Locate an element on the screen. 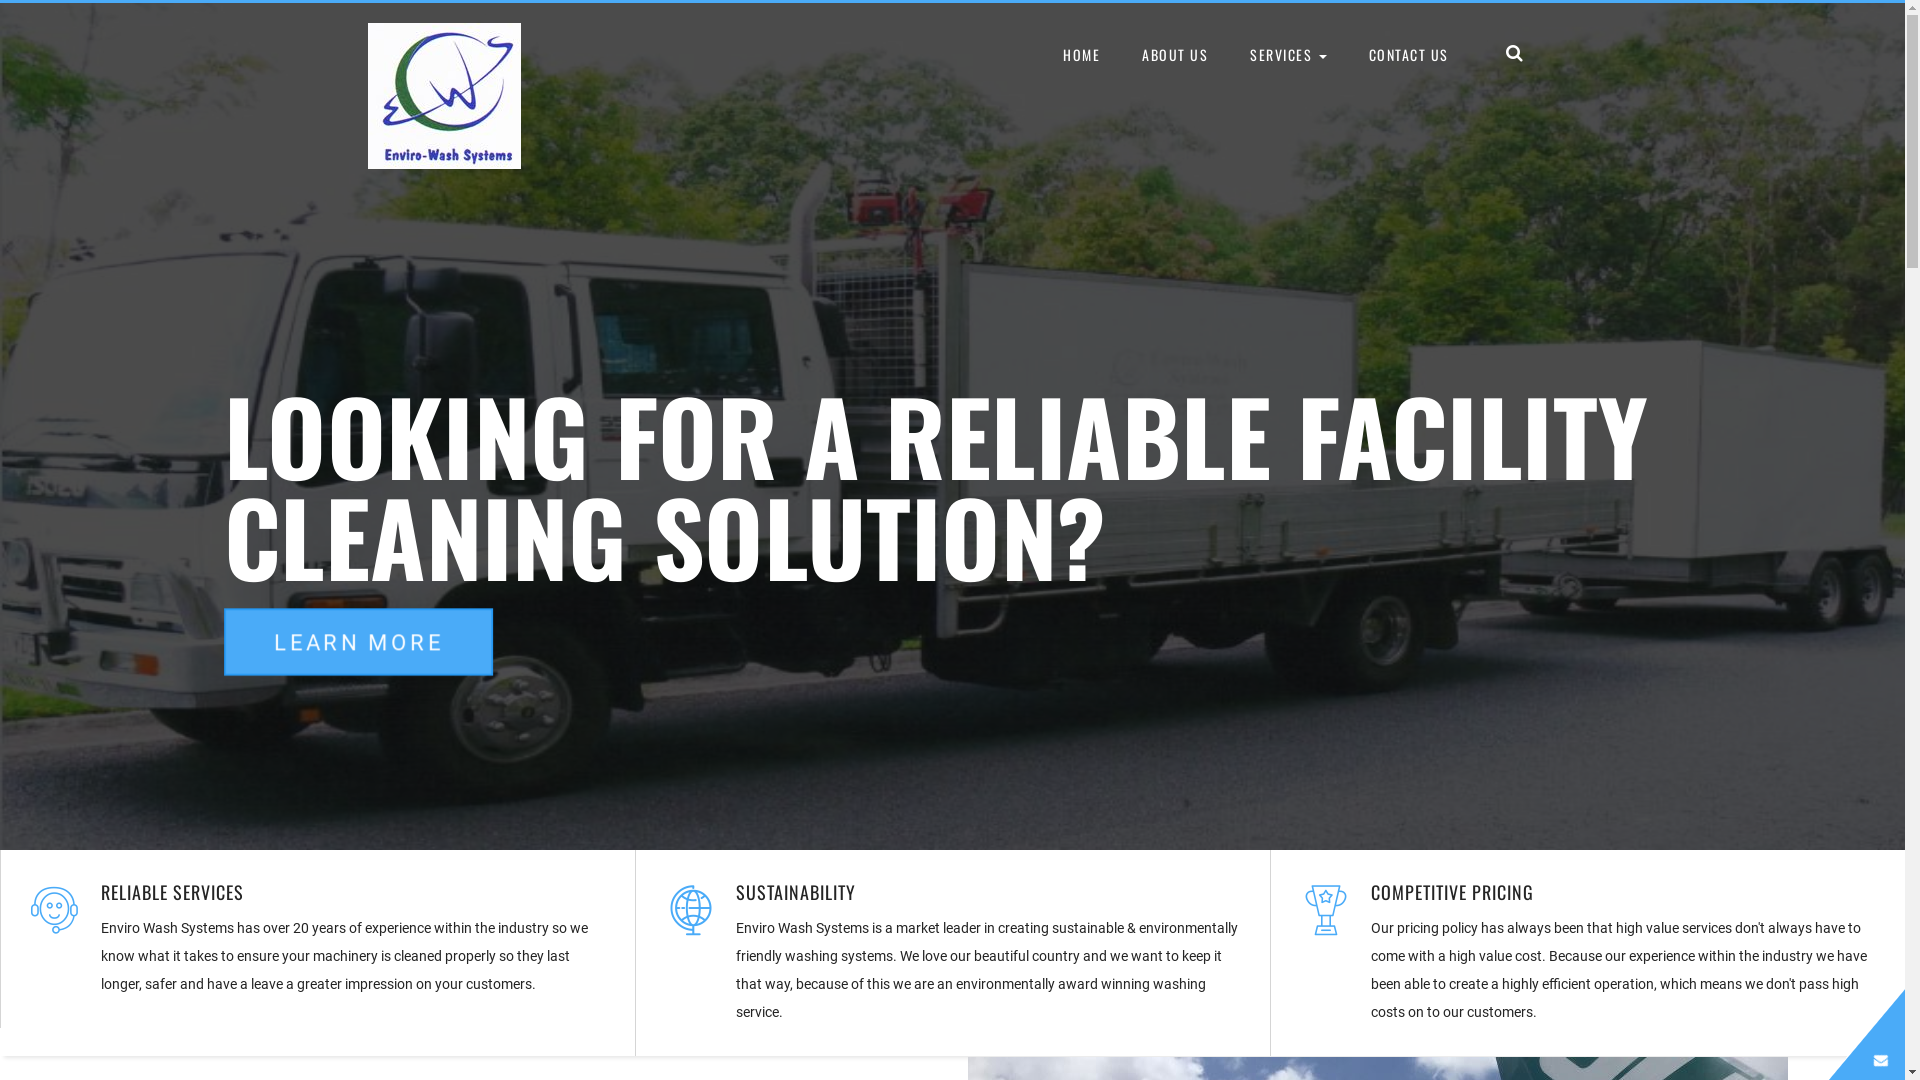  'ABOUT US' is located at coordinates (1122, 53).